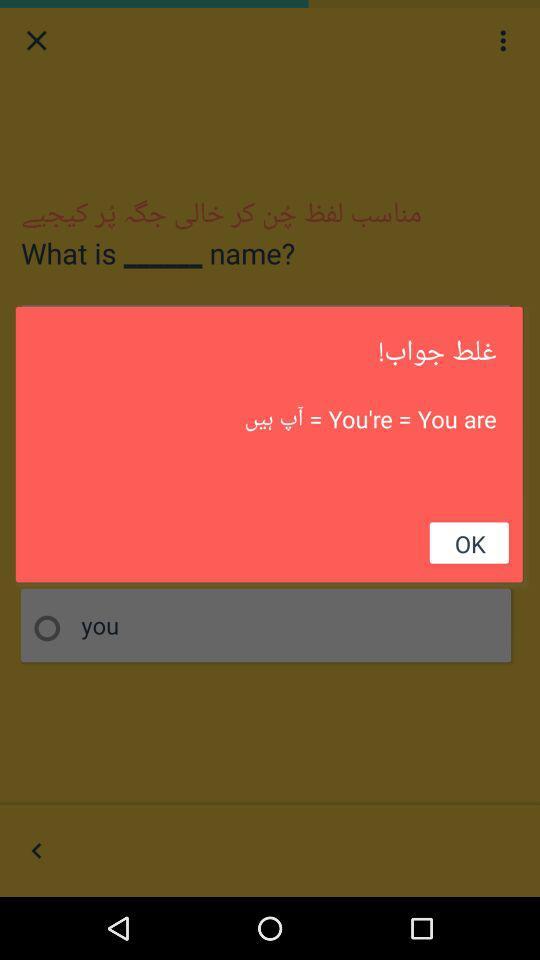  What do you see at coordinates (502, 42) in the screenshot?
I see `the more icon` at bounding box center [502, 42].